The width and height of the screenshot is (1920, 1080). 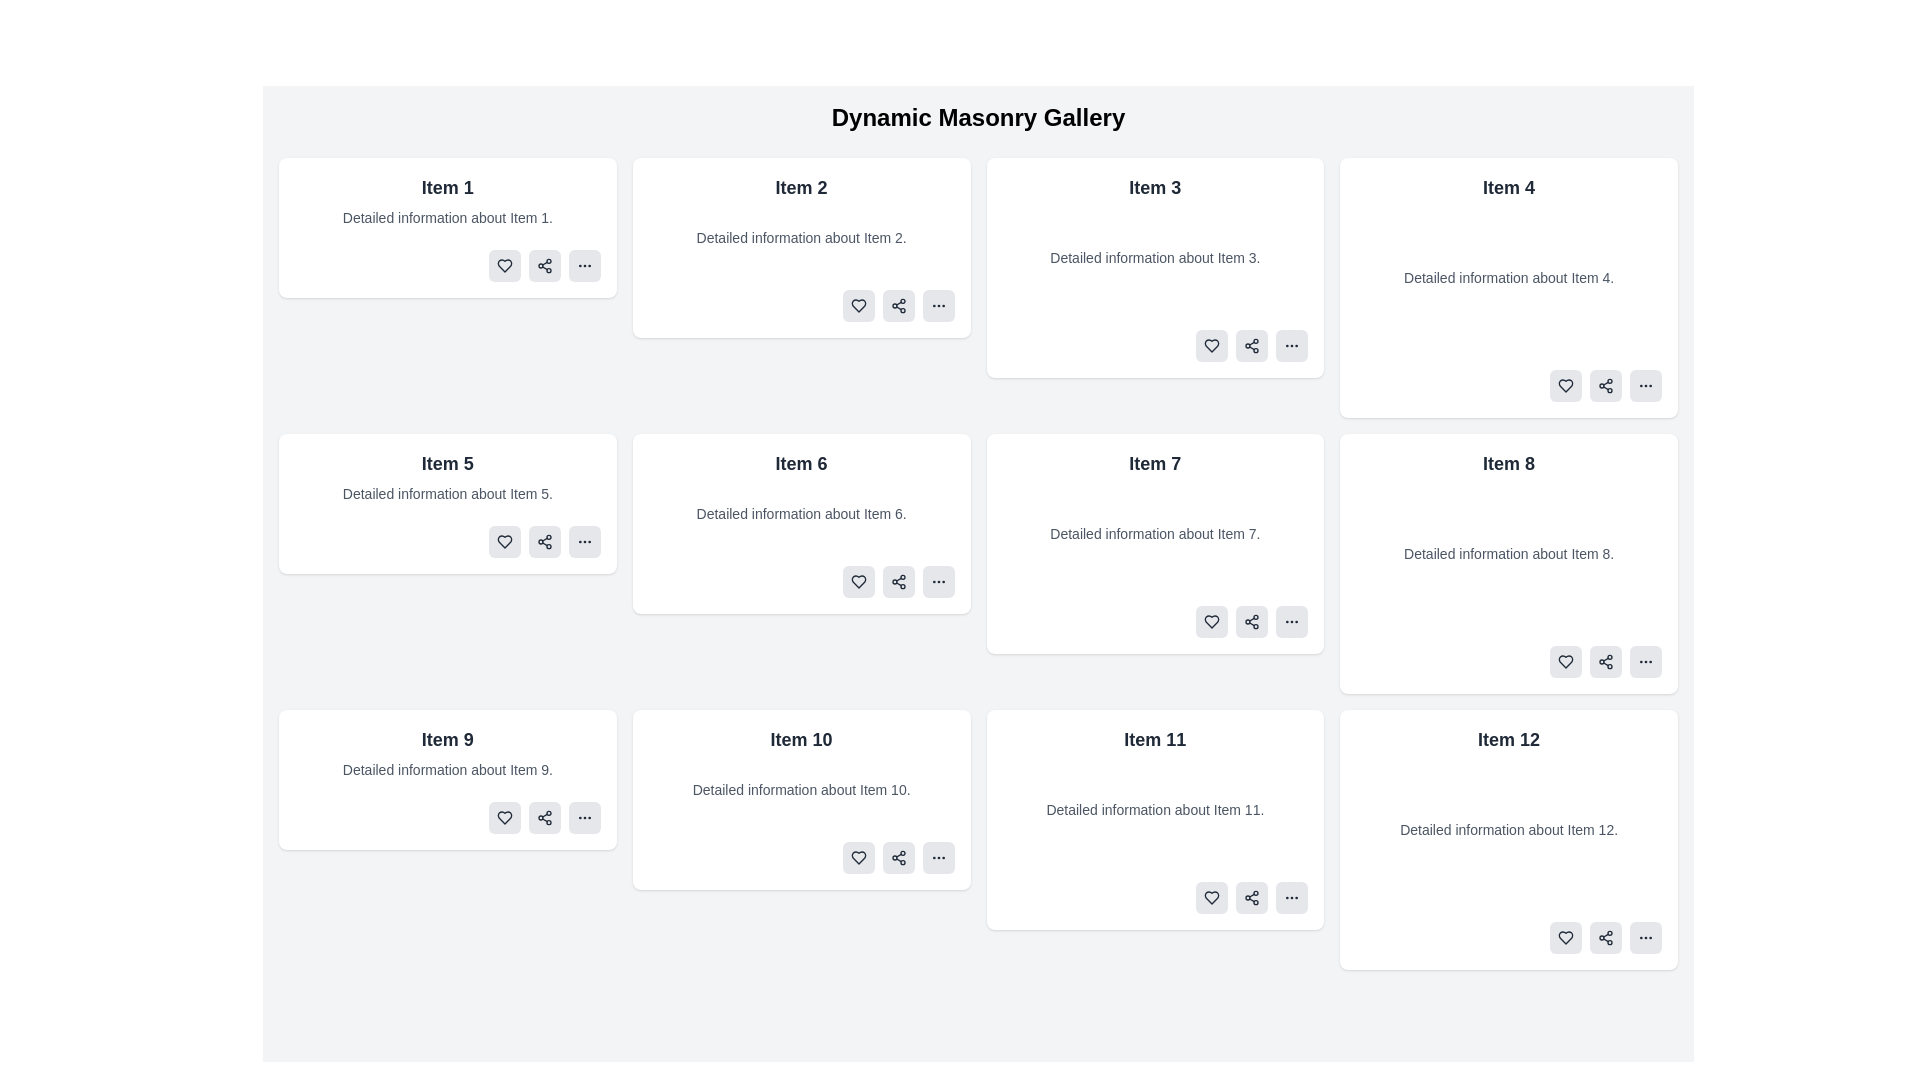 I want to click on visible text from the Text label element displaying 'Item 6', which is styled in large, bold font and located at the top-center of the card in the second row and second column of the grid layout, so click(x=801, y=463).